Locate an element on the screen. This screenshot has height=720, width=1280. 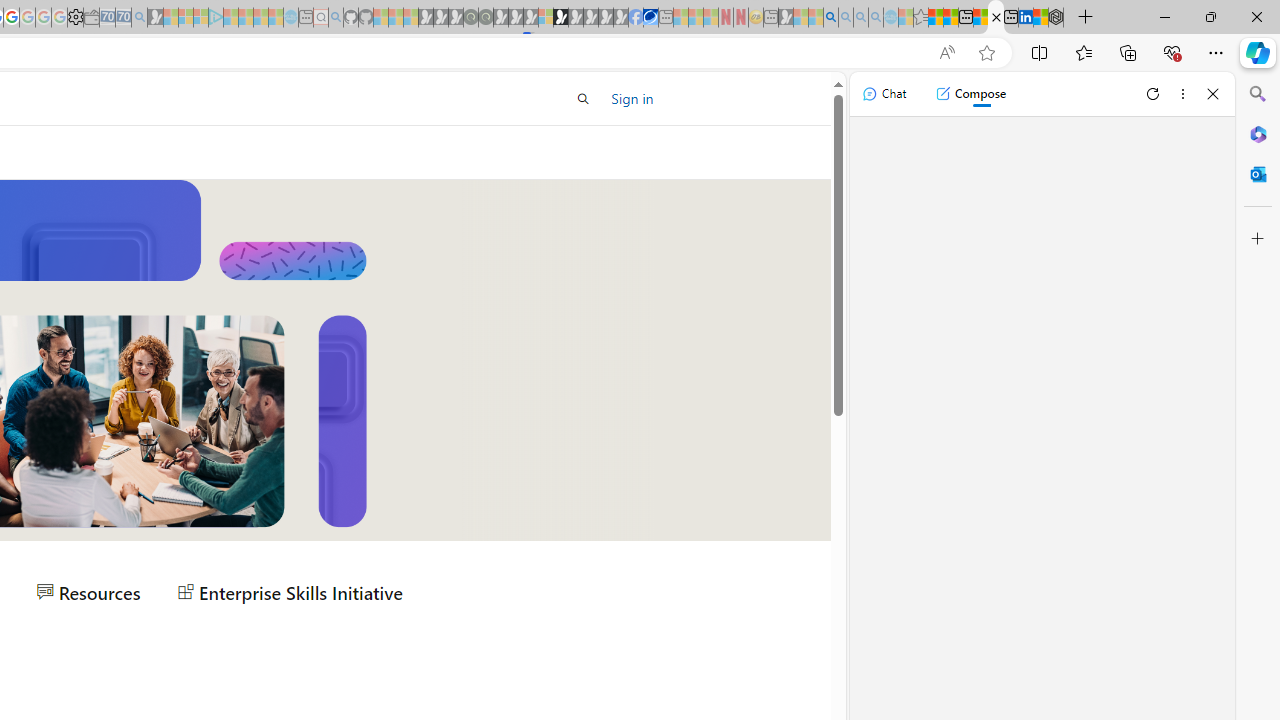
'github - Search - Sleeping' is located at coordinates (336, 17).